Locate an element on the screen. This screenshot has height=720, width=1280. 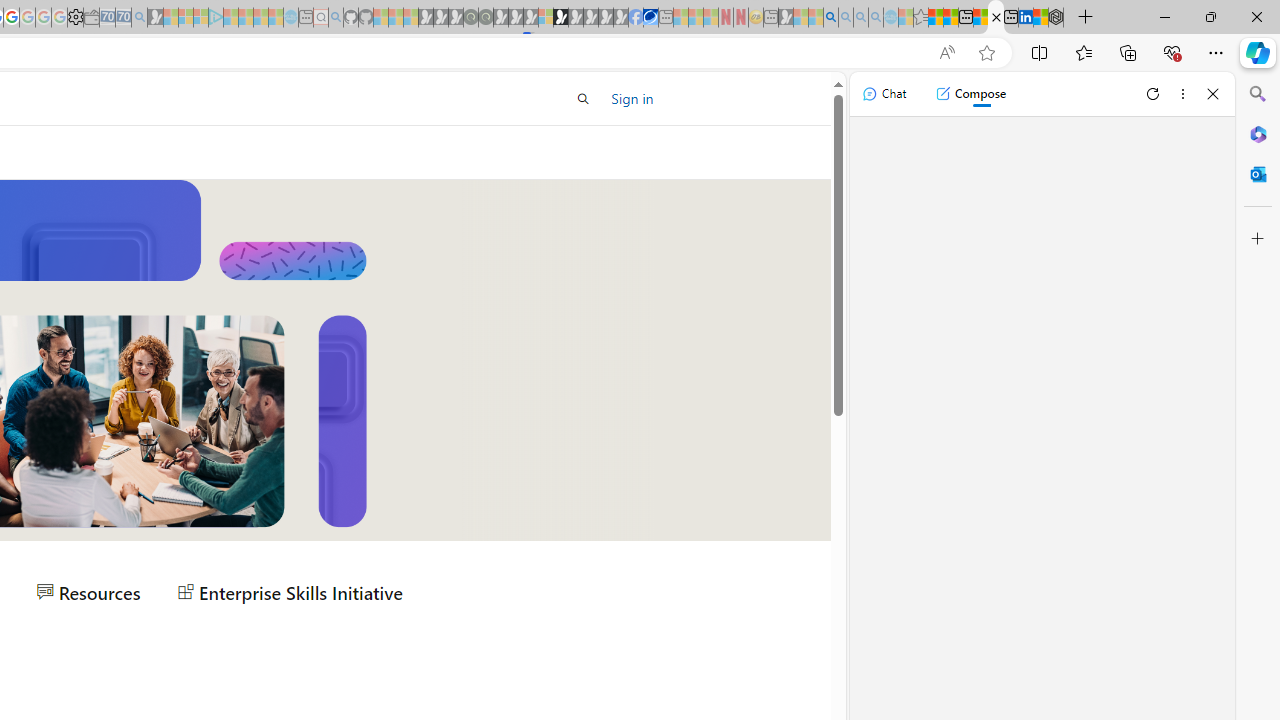
'github - Search - Sleeping' is located at coordinates (336, 17).